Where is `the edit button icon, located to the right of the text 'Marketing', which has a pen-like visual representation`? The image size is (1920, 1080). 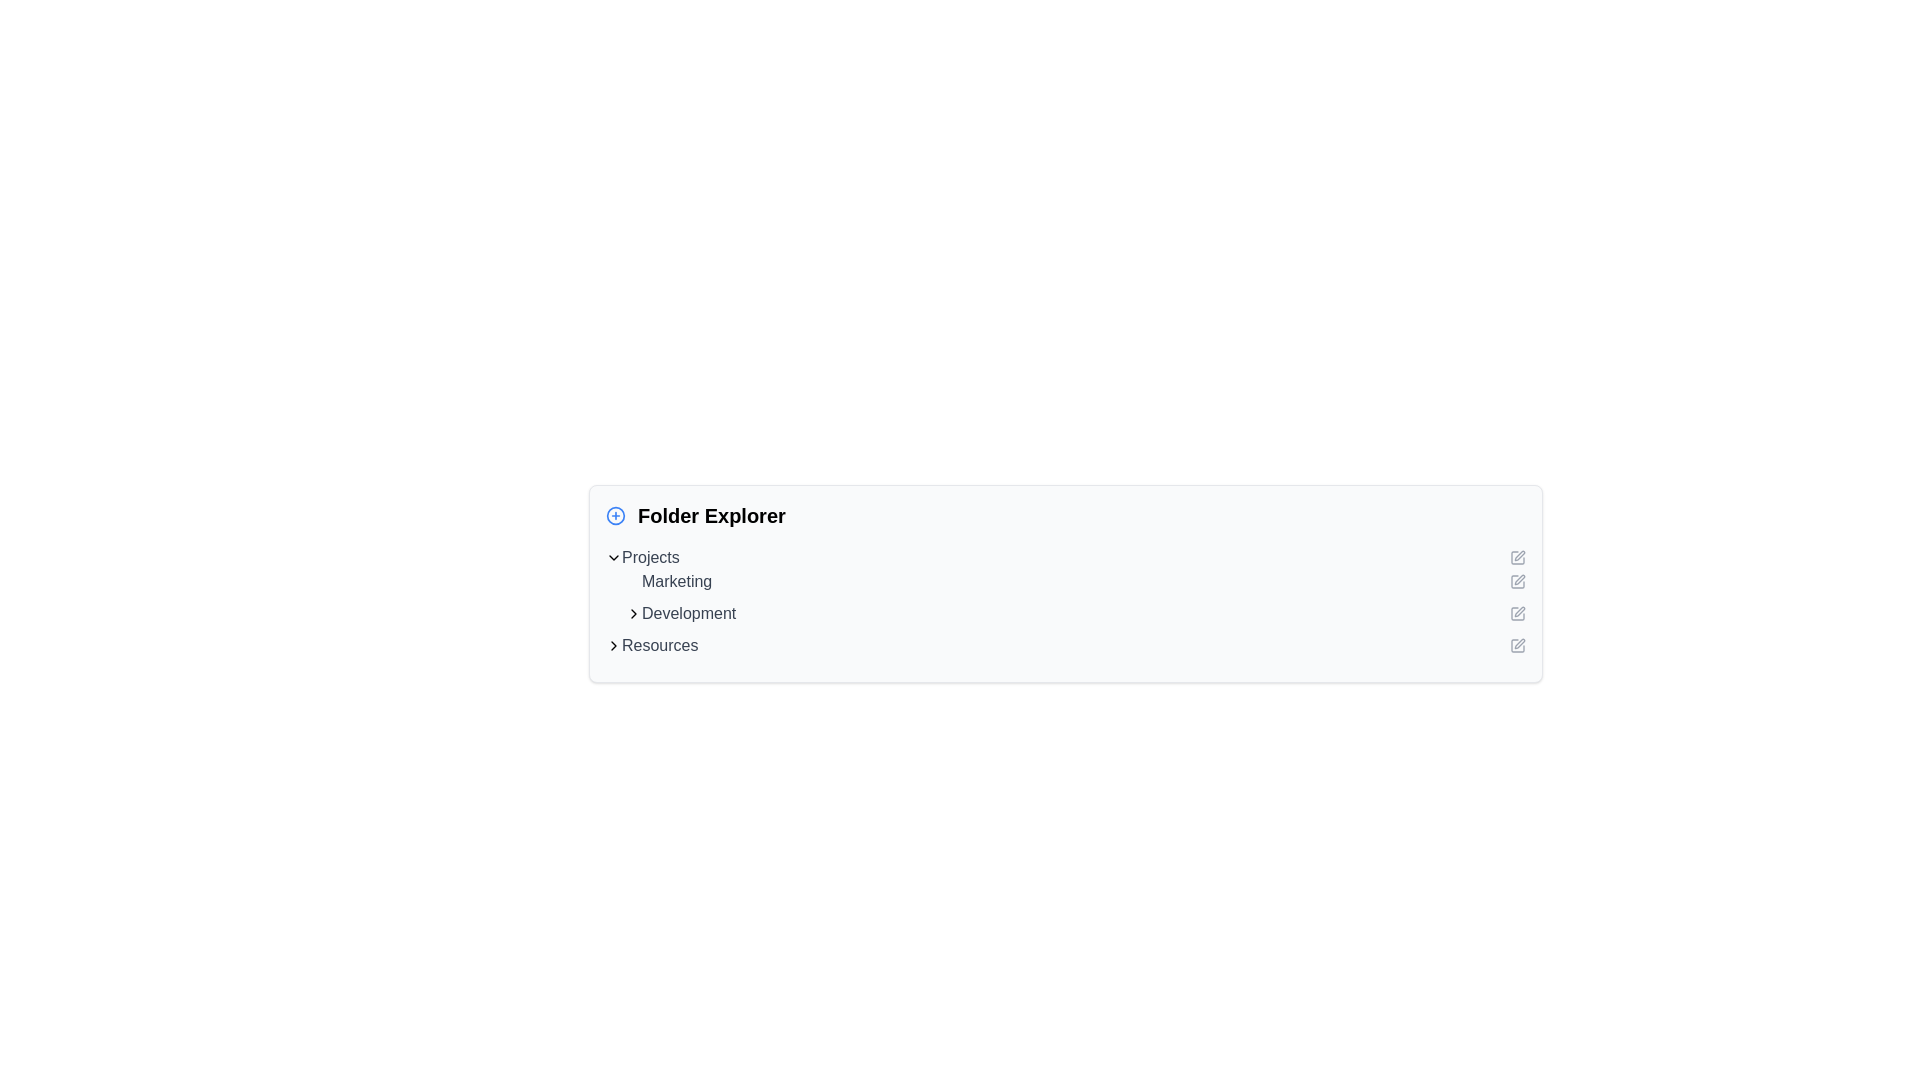 the edit button icon, located to the right of the text 'Marketing', which has a pen-like visual representation is located at coordinates (1517, 582).